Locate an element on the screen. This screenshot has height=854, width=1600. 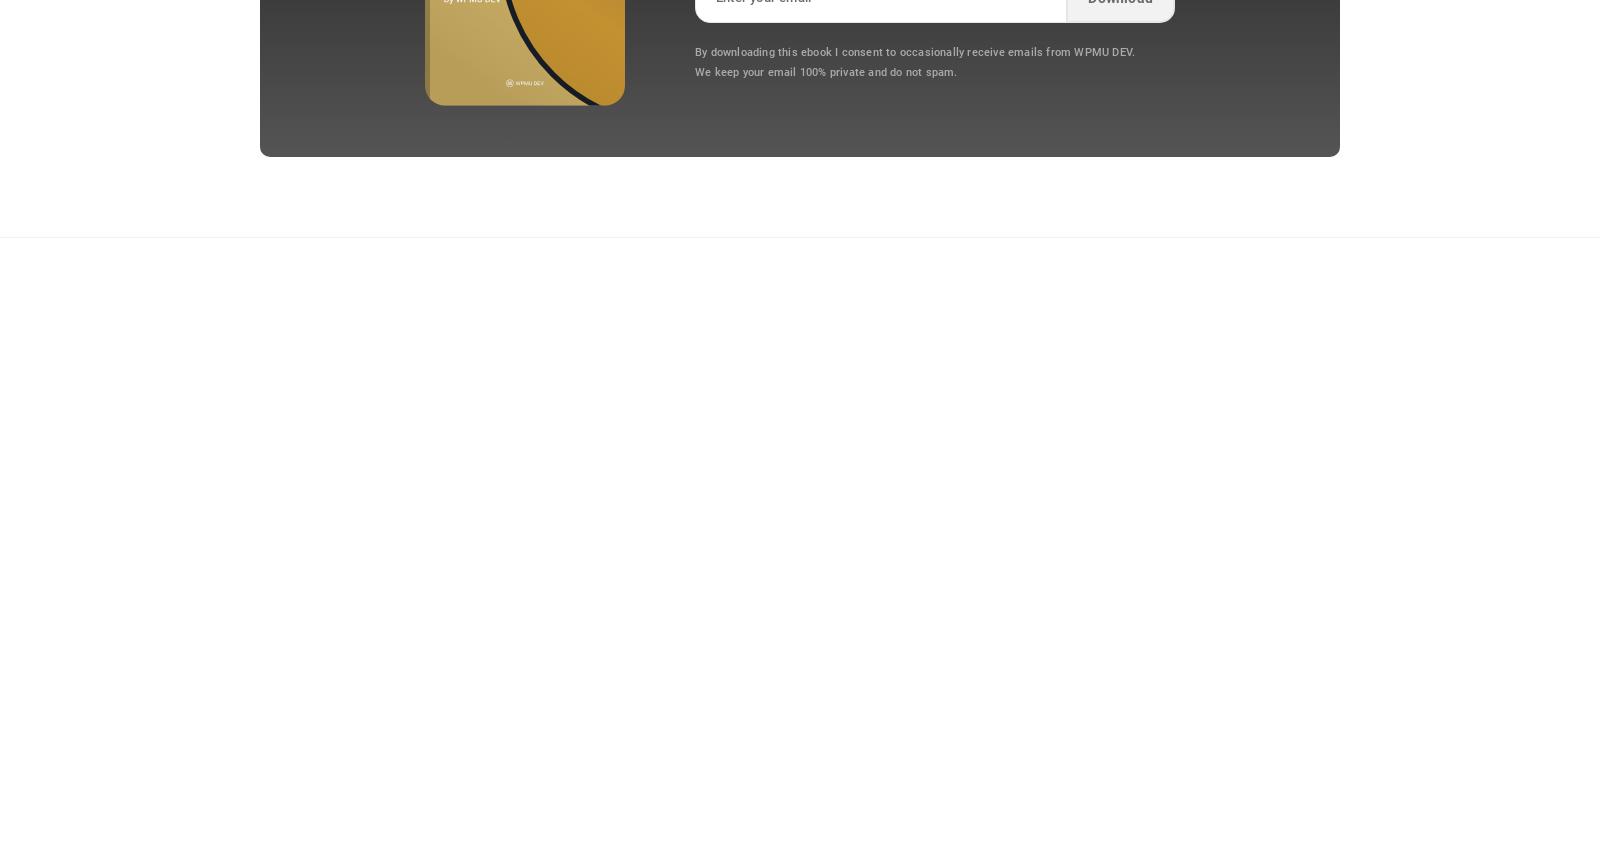
'Branda Pro' is located at coordinates (248, 537).